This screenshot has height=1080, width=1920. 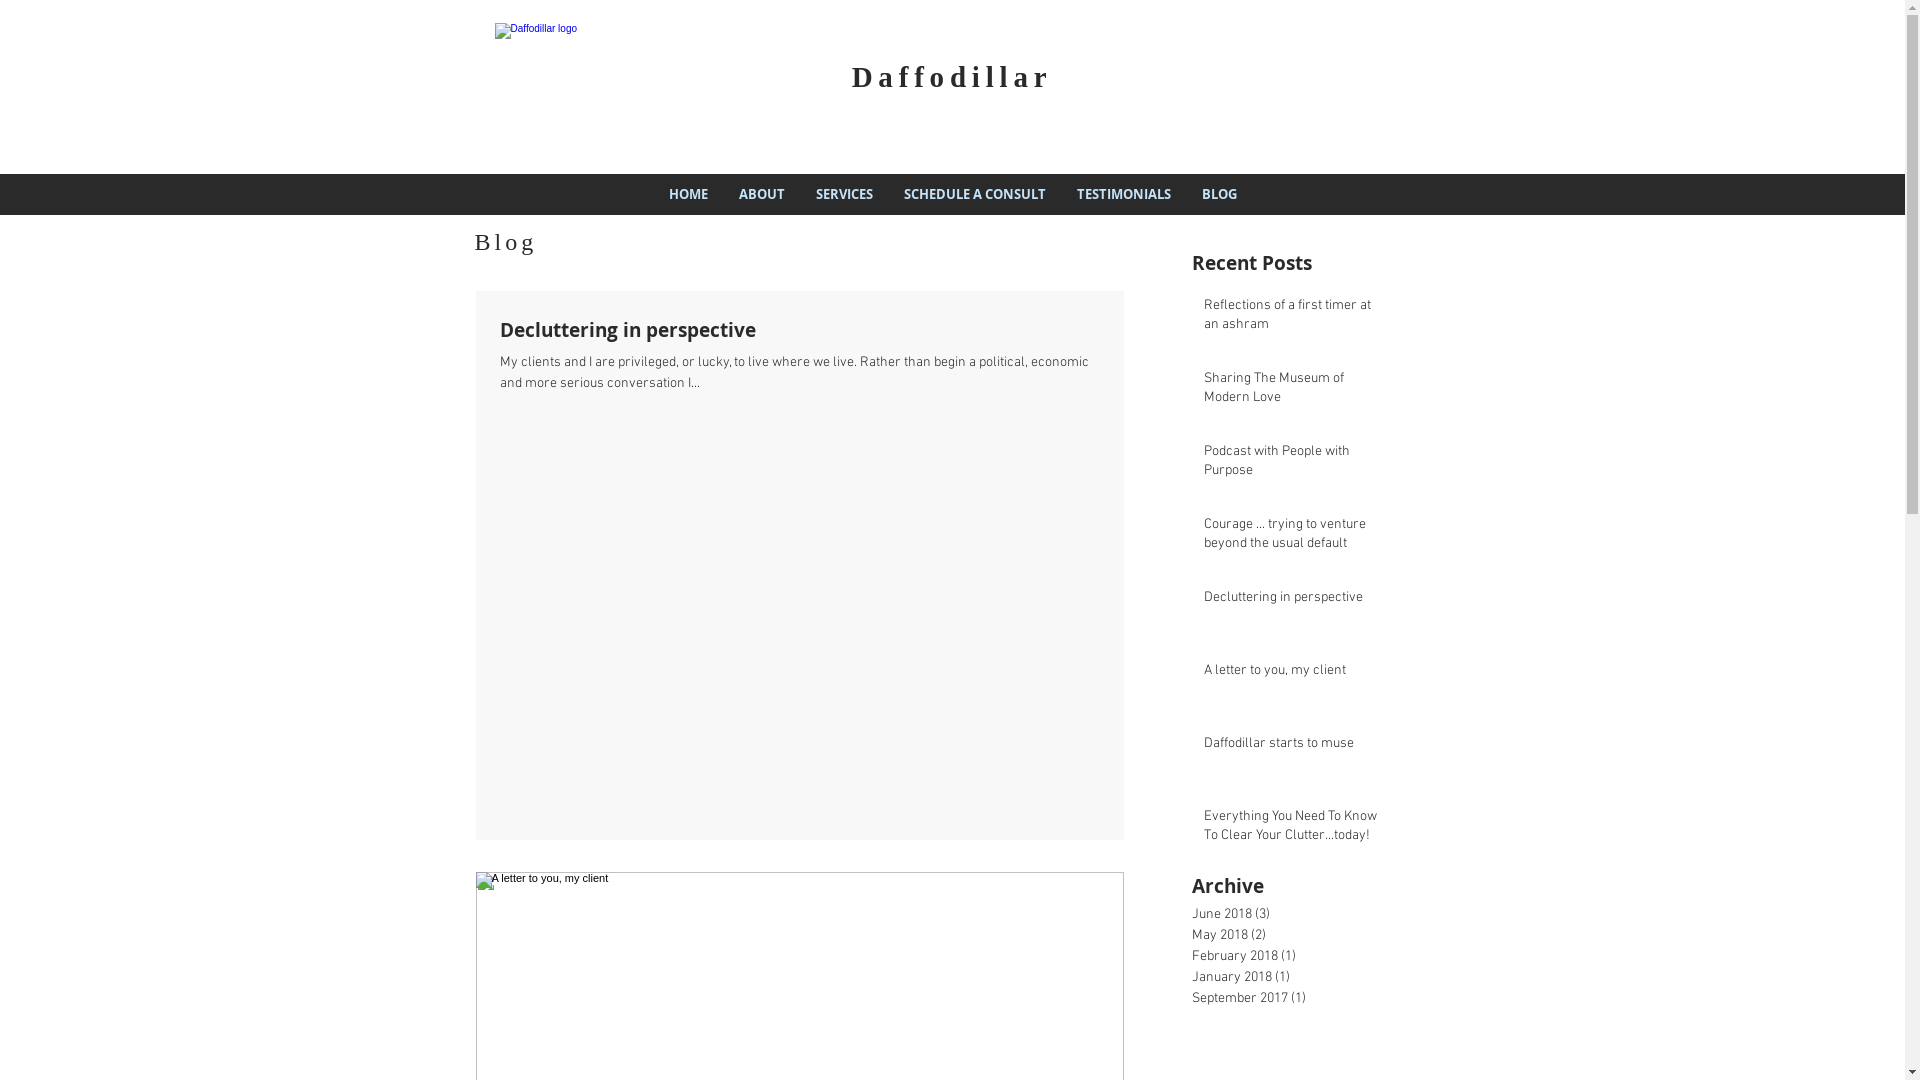 What do you see at coordinates (1296, 935) in the screenshot?
I see `'May 2018 (2)'` at bounding box center [1296, 935].